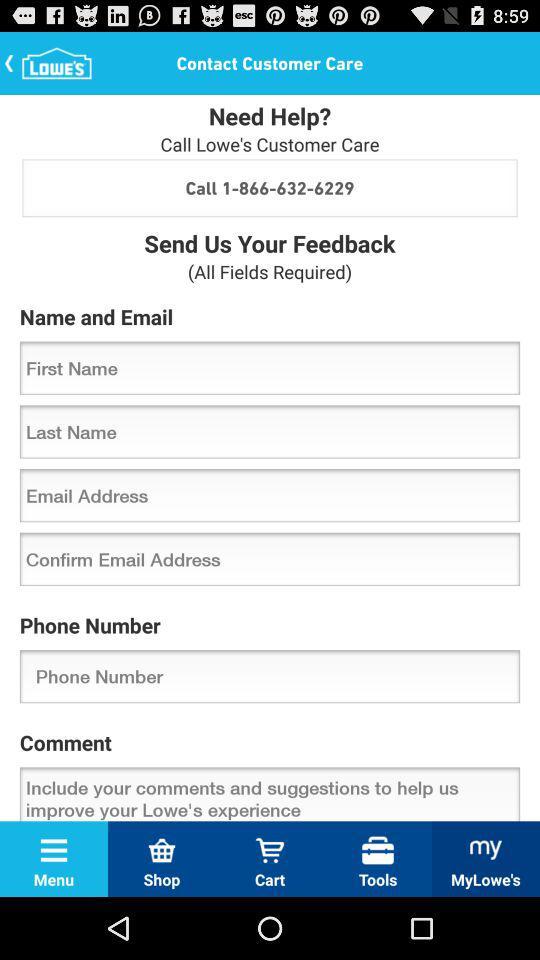  Describe the element at coordinates (270, 676) in the screenshot. I see `item below the phone number icon` at that location.